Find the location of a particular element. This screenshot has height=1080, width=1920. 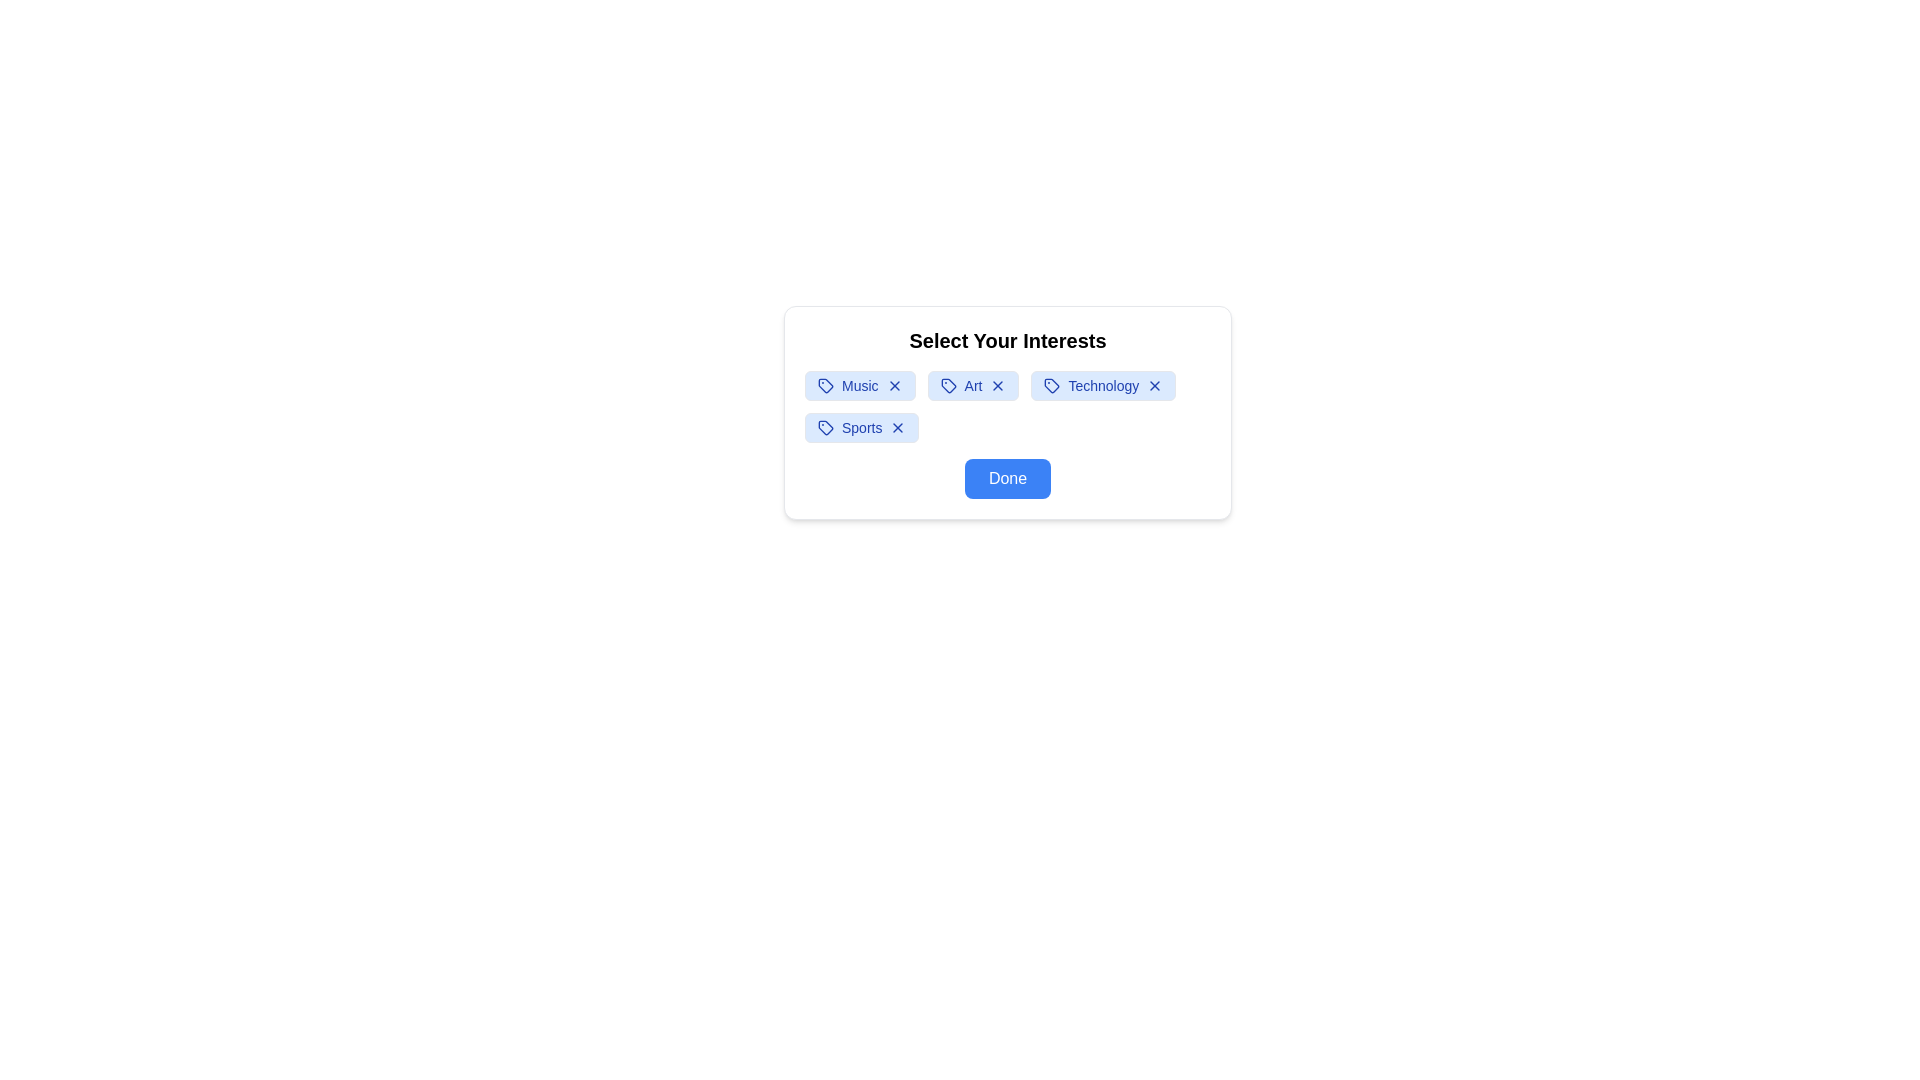

'Done' button to complete the selection of interests is located at coordinates (1008, 478).